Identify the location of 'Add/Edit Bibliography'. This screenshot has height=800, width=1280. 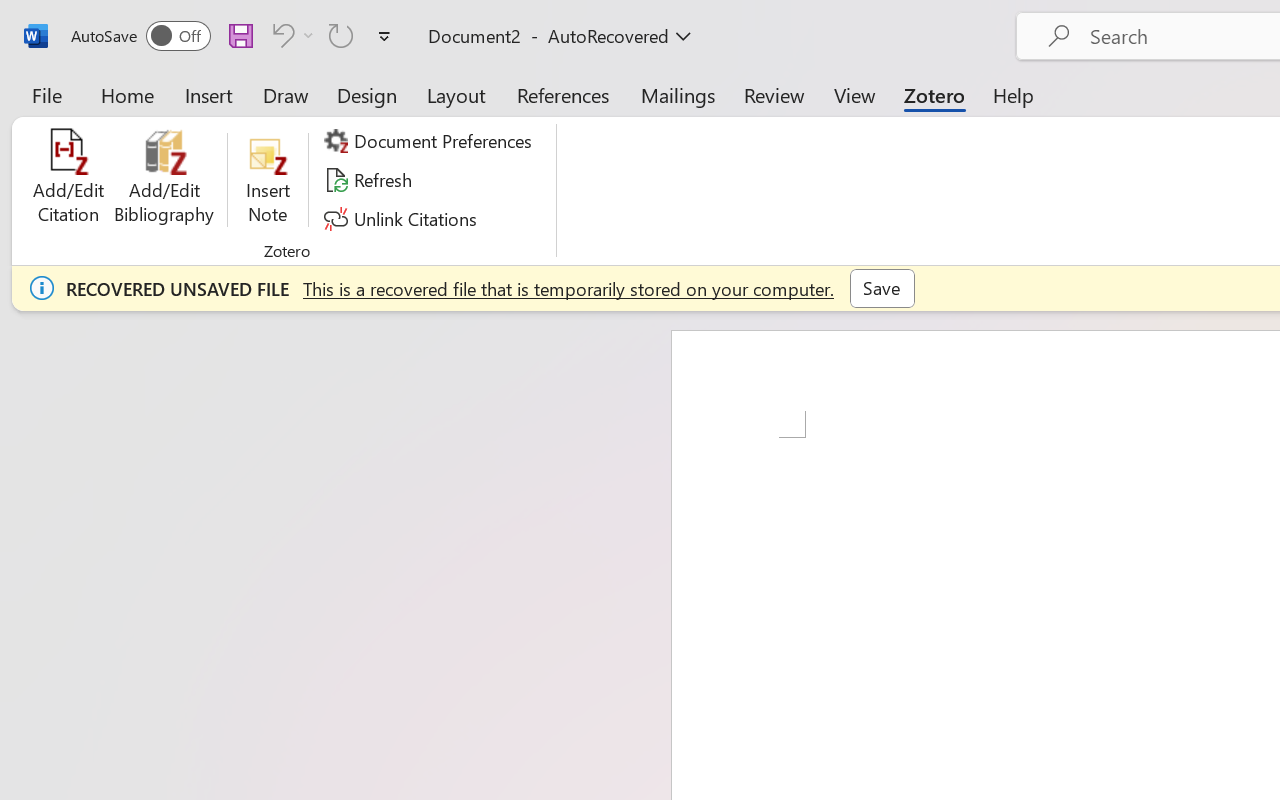
(164, 179).